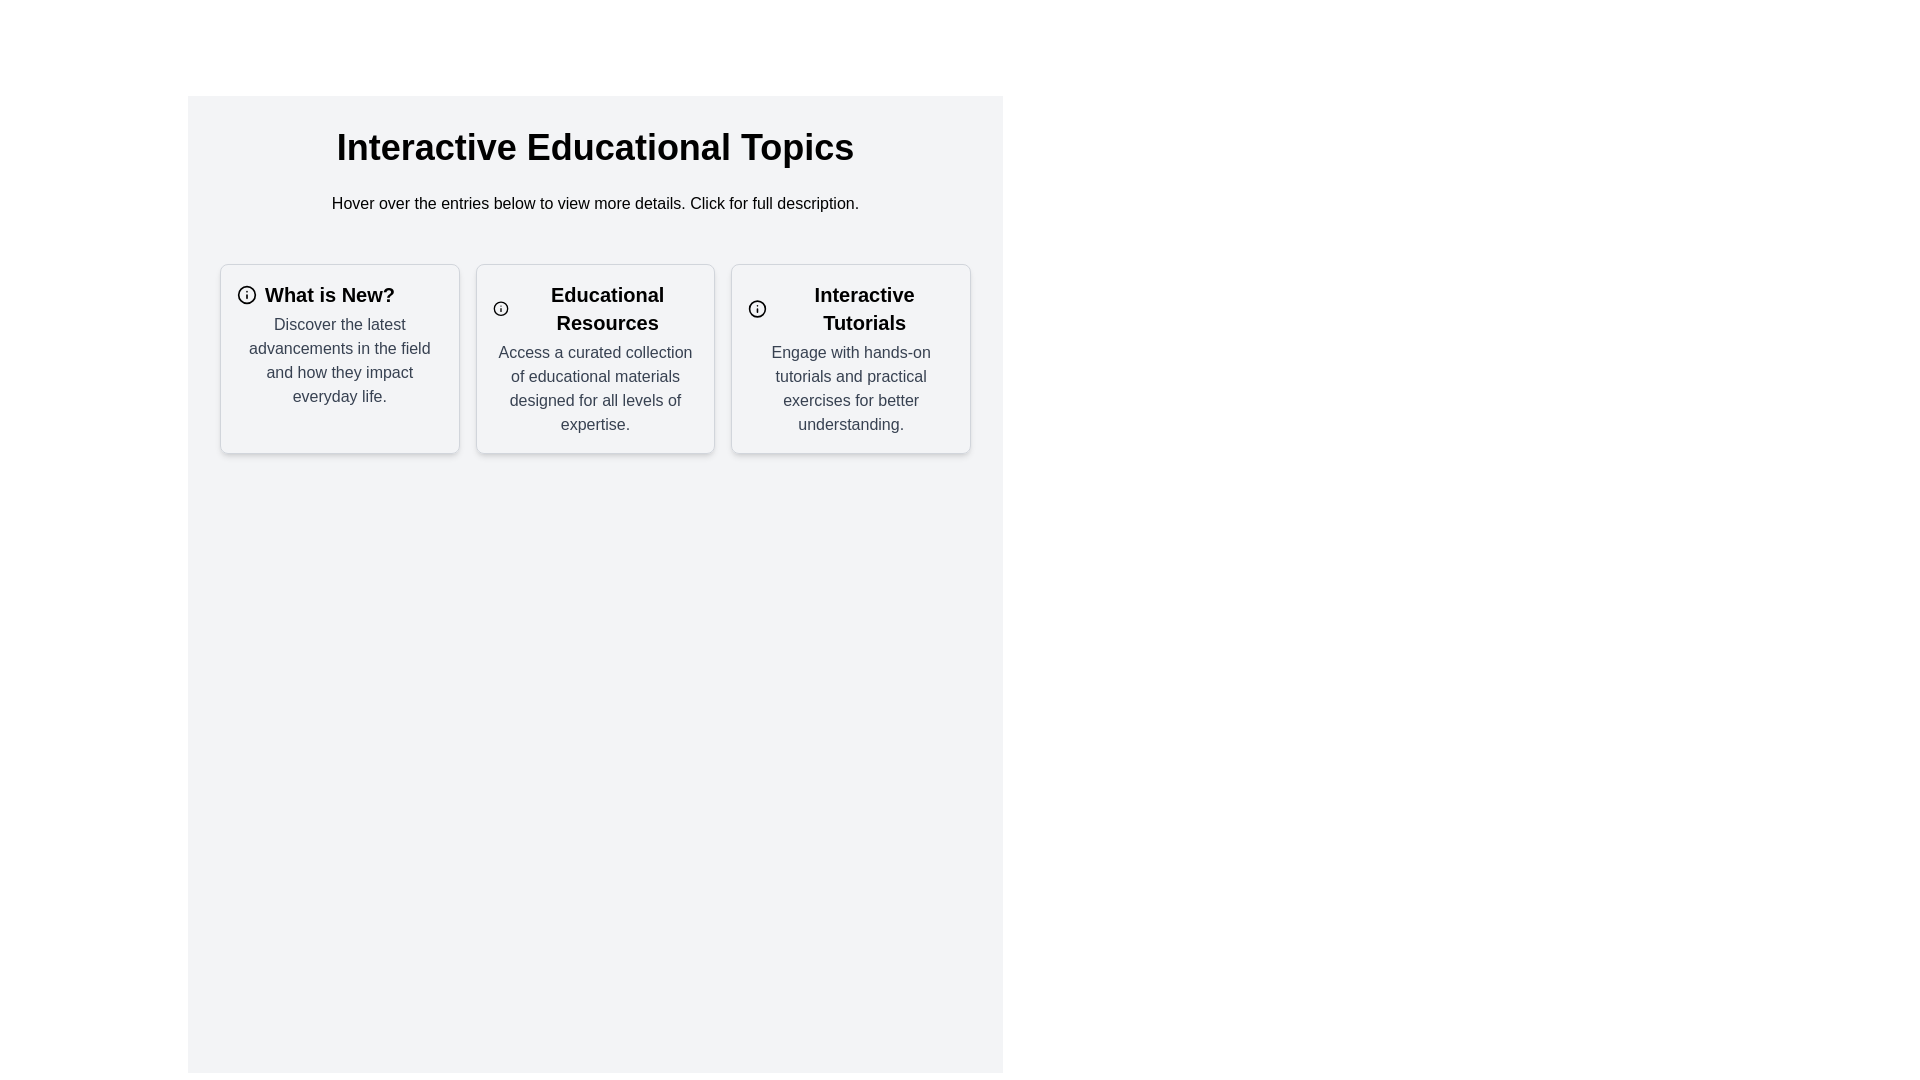 The width and height of the screenshot is (1920, 1080). I want to click on the Informational card titled 'Interactive Tutorials', which is the third card in a row of three under 'Interactive Educational Topics', so click(851, 357).